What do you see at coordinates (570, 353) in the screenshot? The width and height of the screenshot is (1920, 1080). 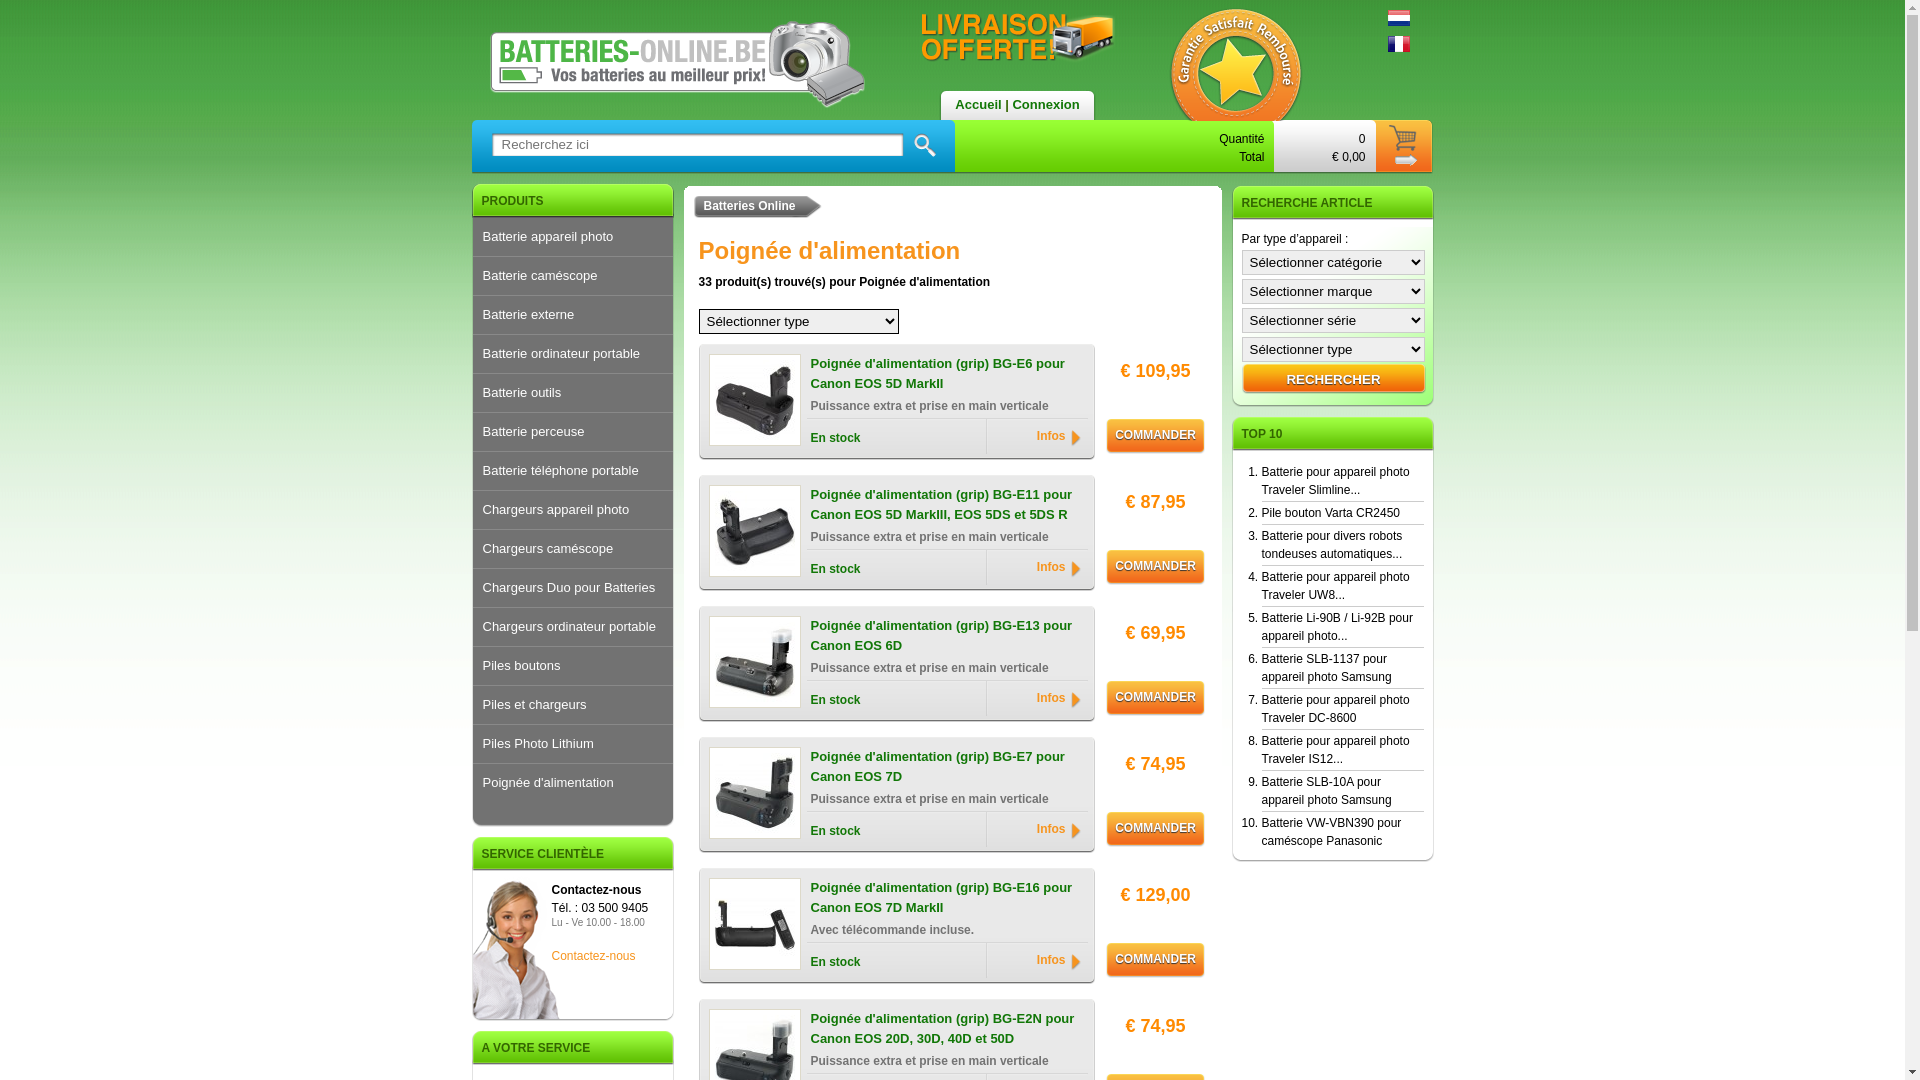 I see `'Batterie ordinateur portable'` at bounding box center [570, 353].